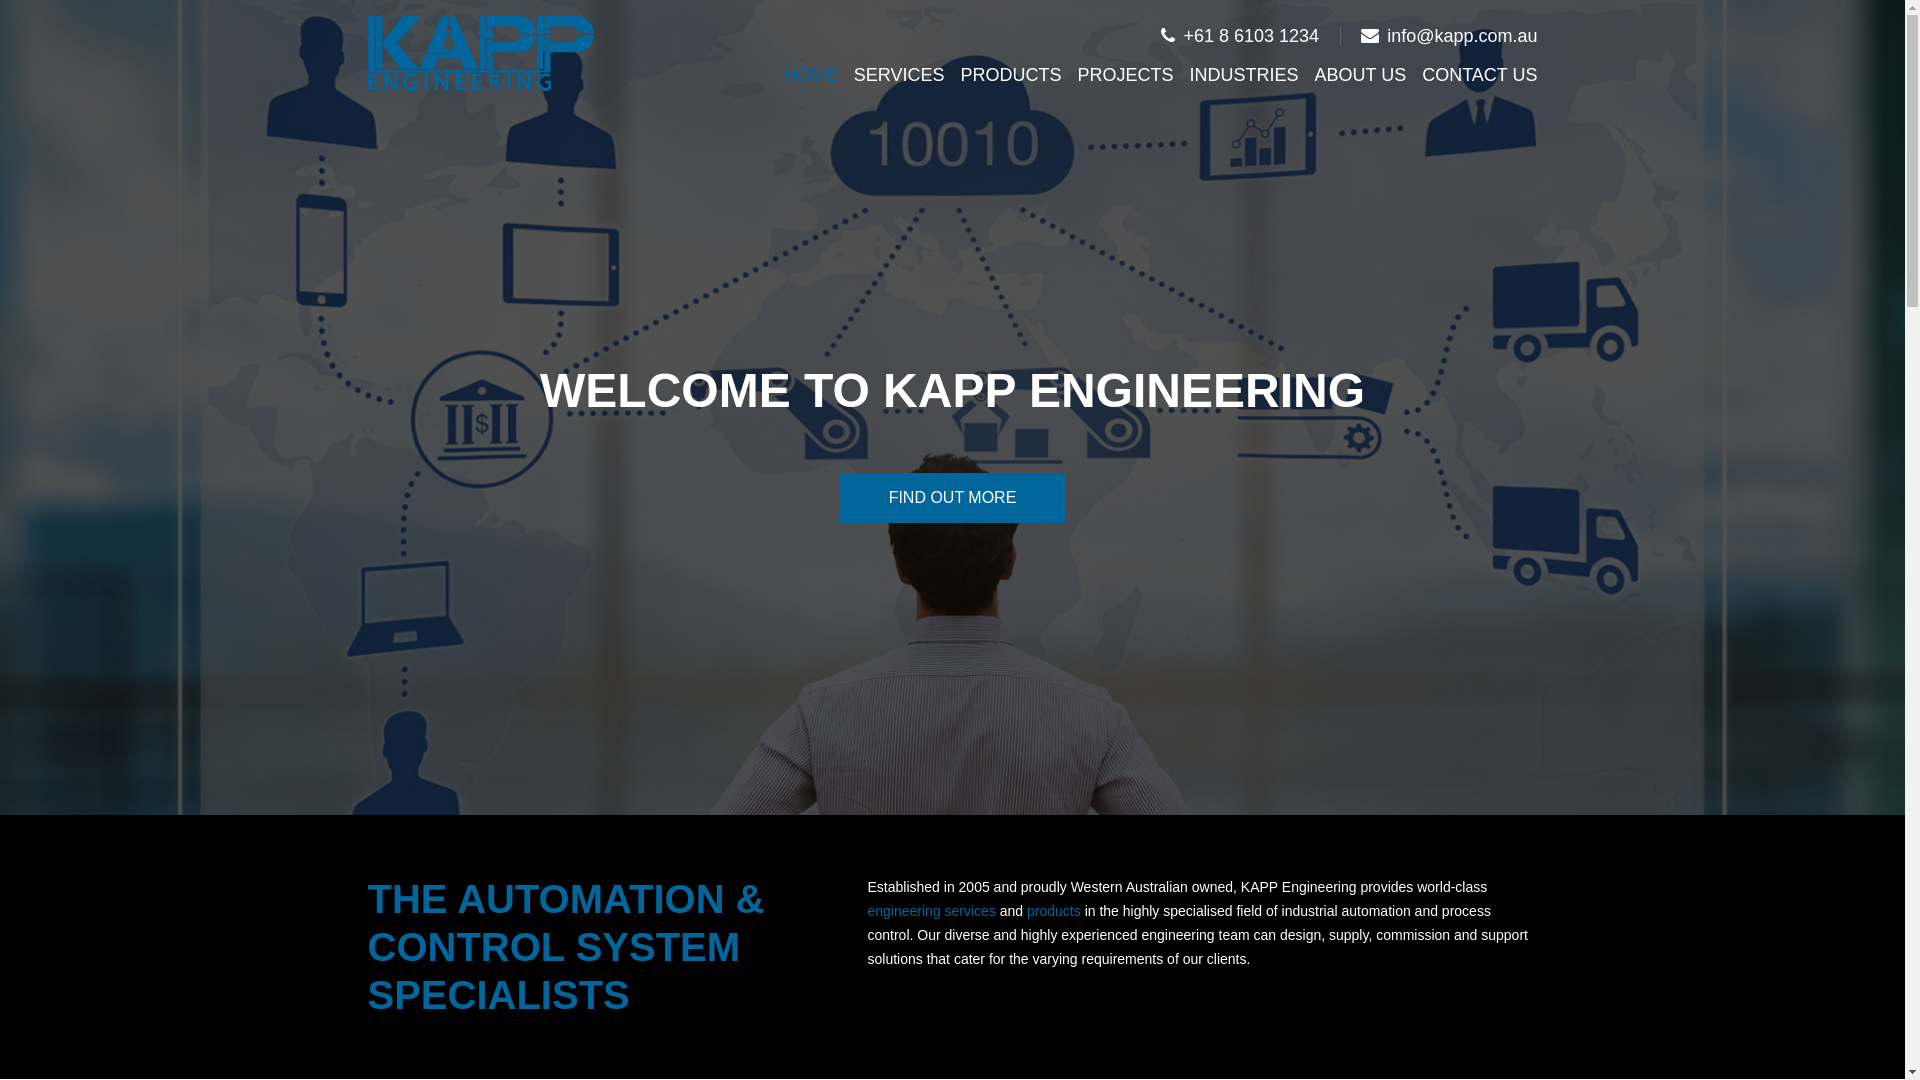 The width and height of the screenshot is (1920, 1080). What do you see at coordinates (1010, 73) in the screenshot?
I see `'PRODUCTS'` at bounding box center [1010, 73].